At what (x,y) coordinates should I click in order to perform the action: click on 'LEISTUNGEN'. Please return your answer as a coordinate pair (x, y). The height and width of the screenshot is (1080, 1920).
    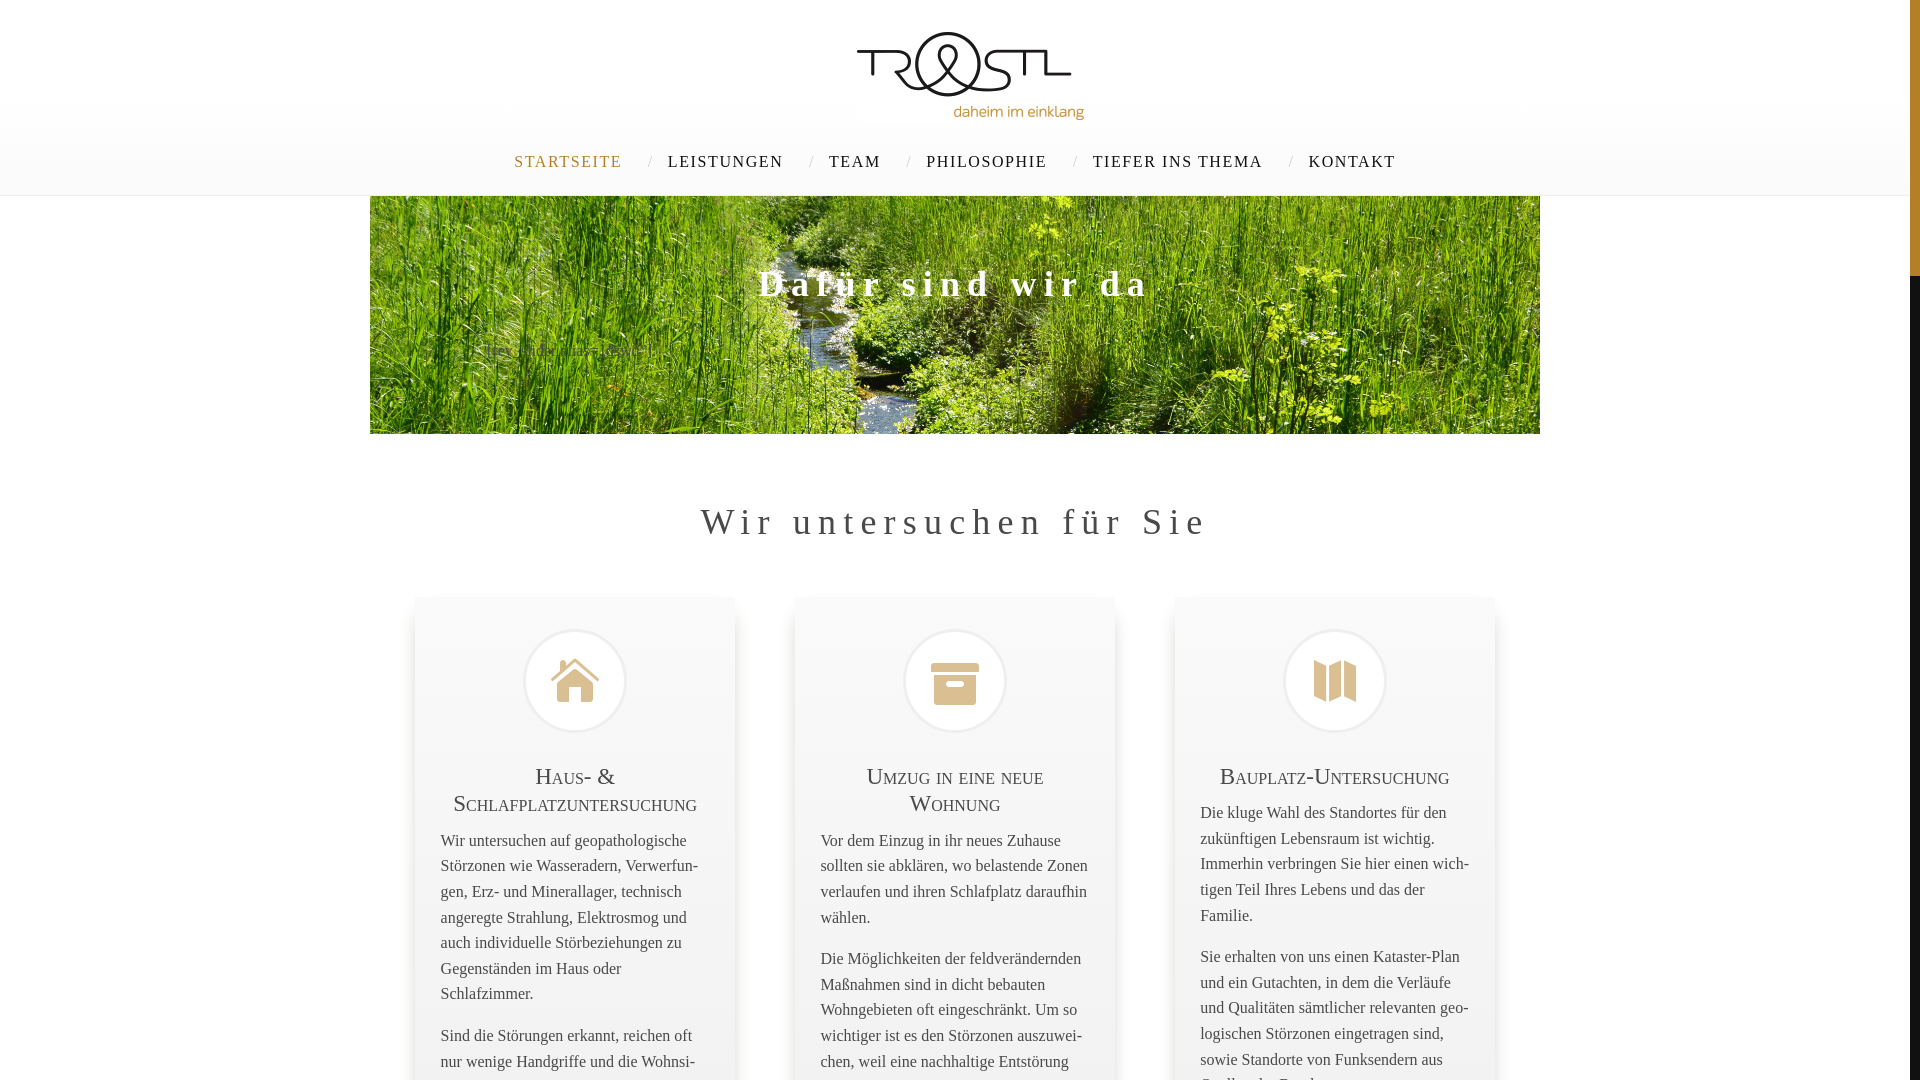
    Looking at the image, I should click on (724, 160).